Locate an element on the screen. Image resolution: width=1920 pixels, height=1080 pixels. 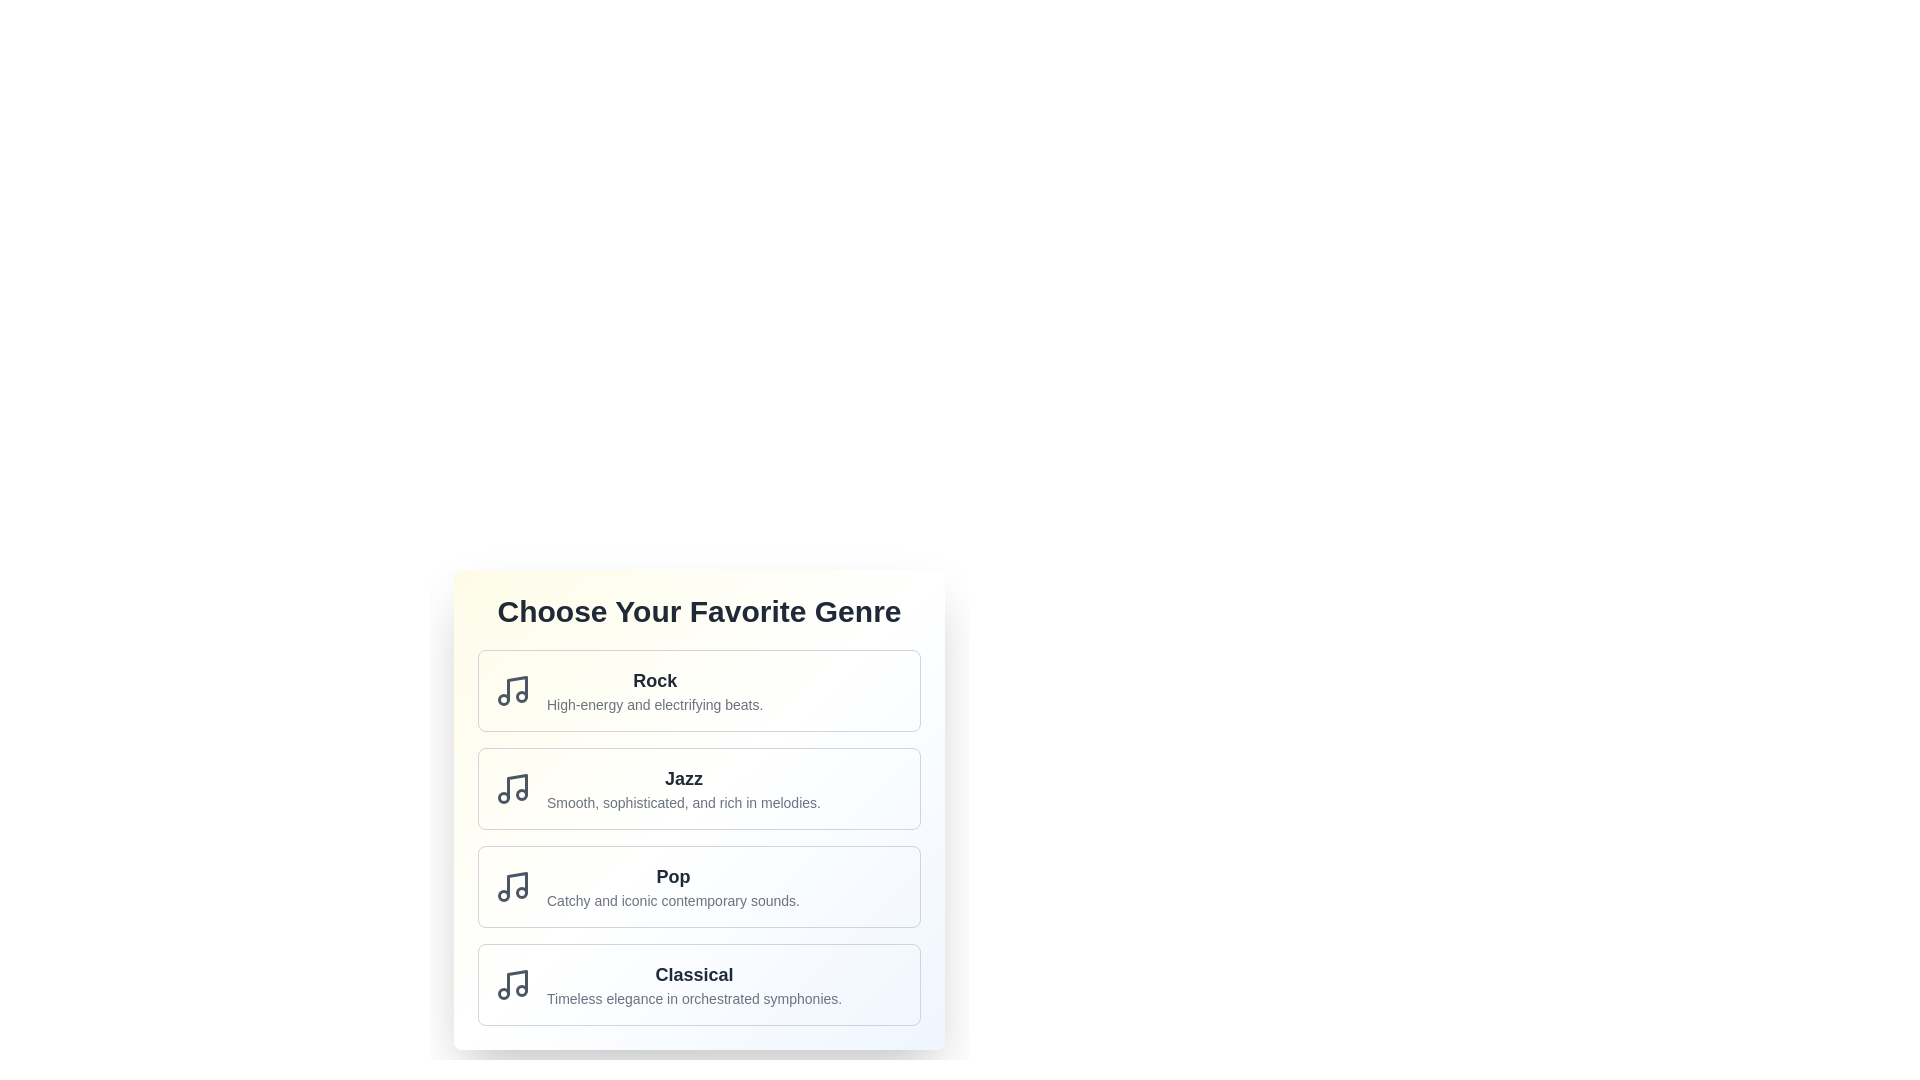
the Jazz music genre icon located on the left side of the entry labeled 'Jazz,' which has the description 'Smooth, sophisticated, and rich in melodies.' is located at coordinates (513, 788).